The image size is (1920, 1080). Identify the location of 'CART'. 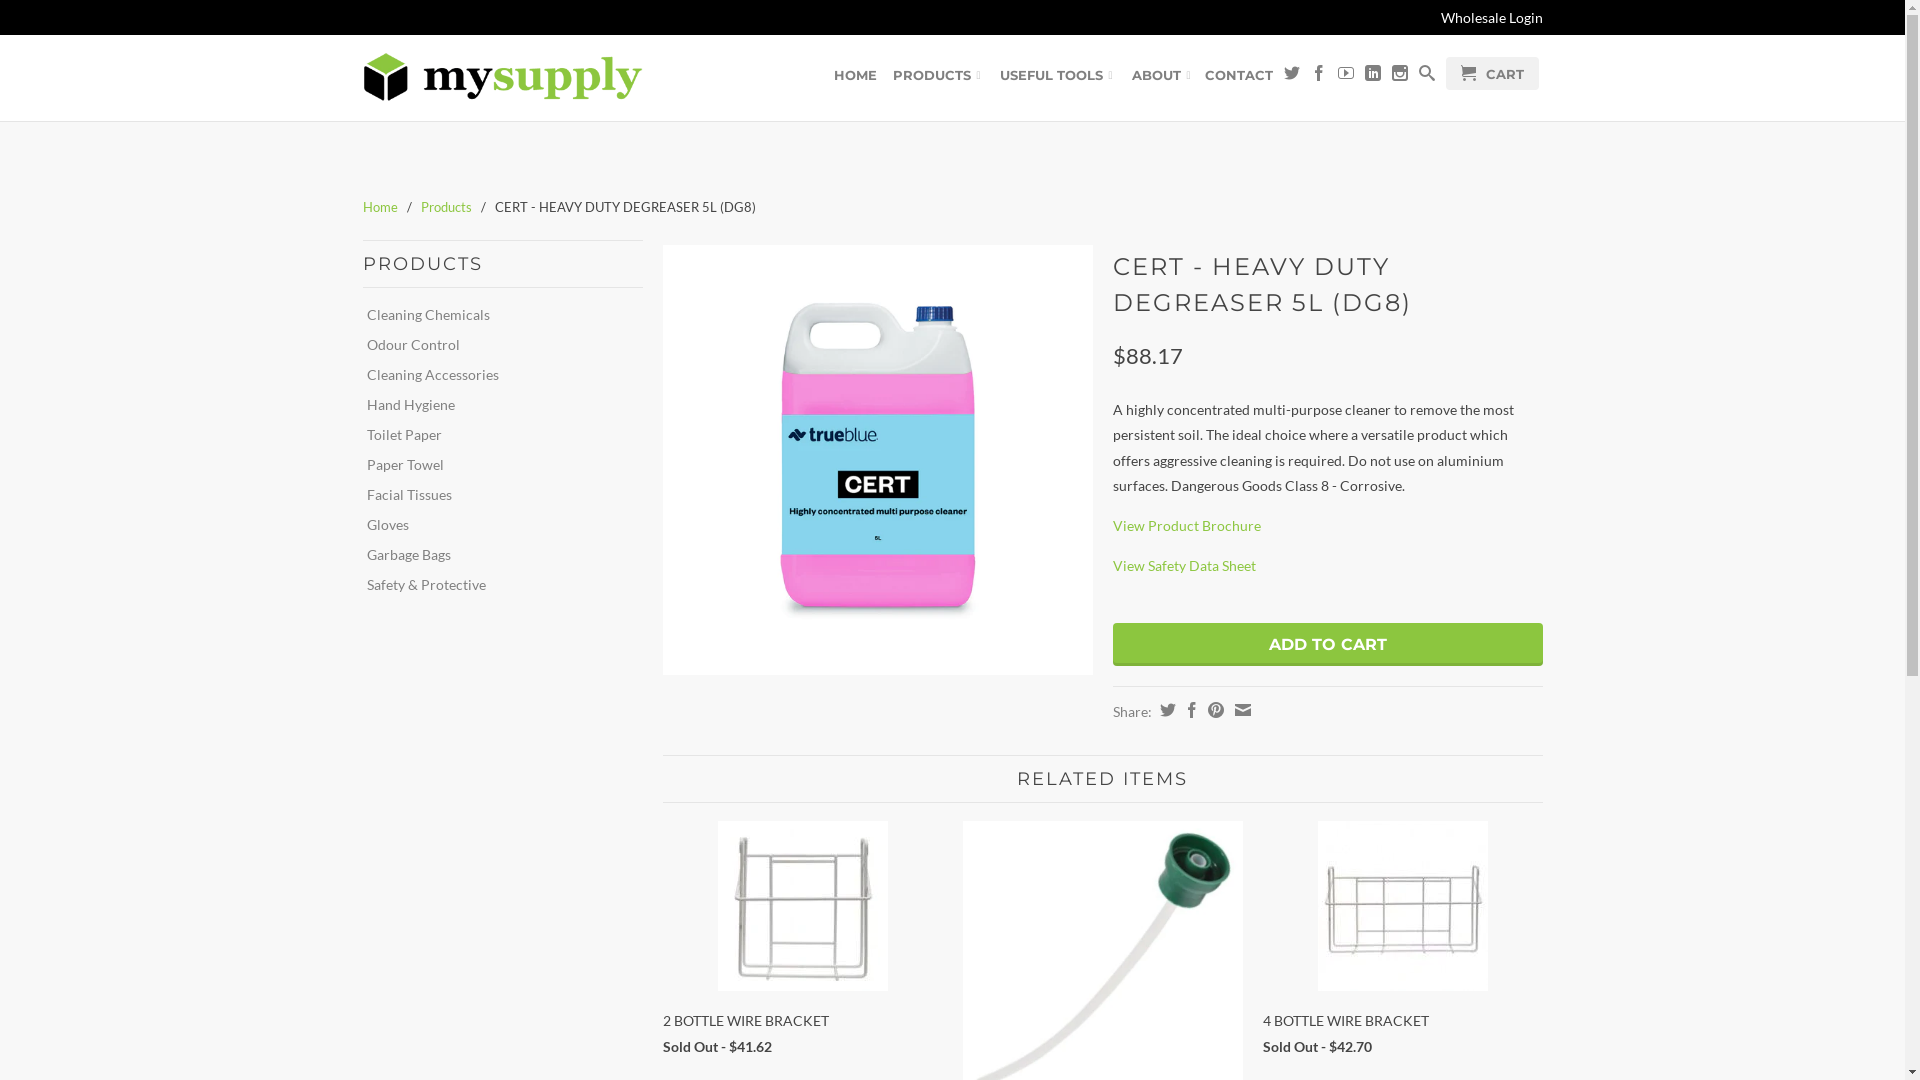
(1492, 72).